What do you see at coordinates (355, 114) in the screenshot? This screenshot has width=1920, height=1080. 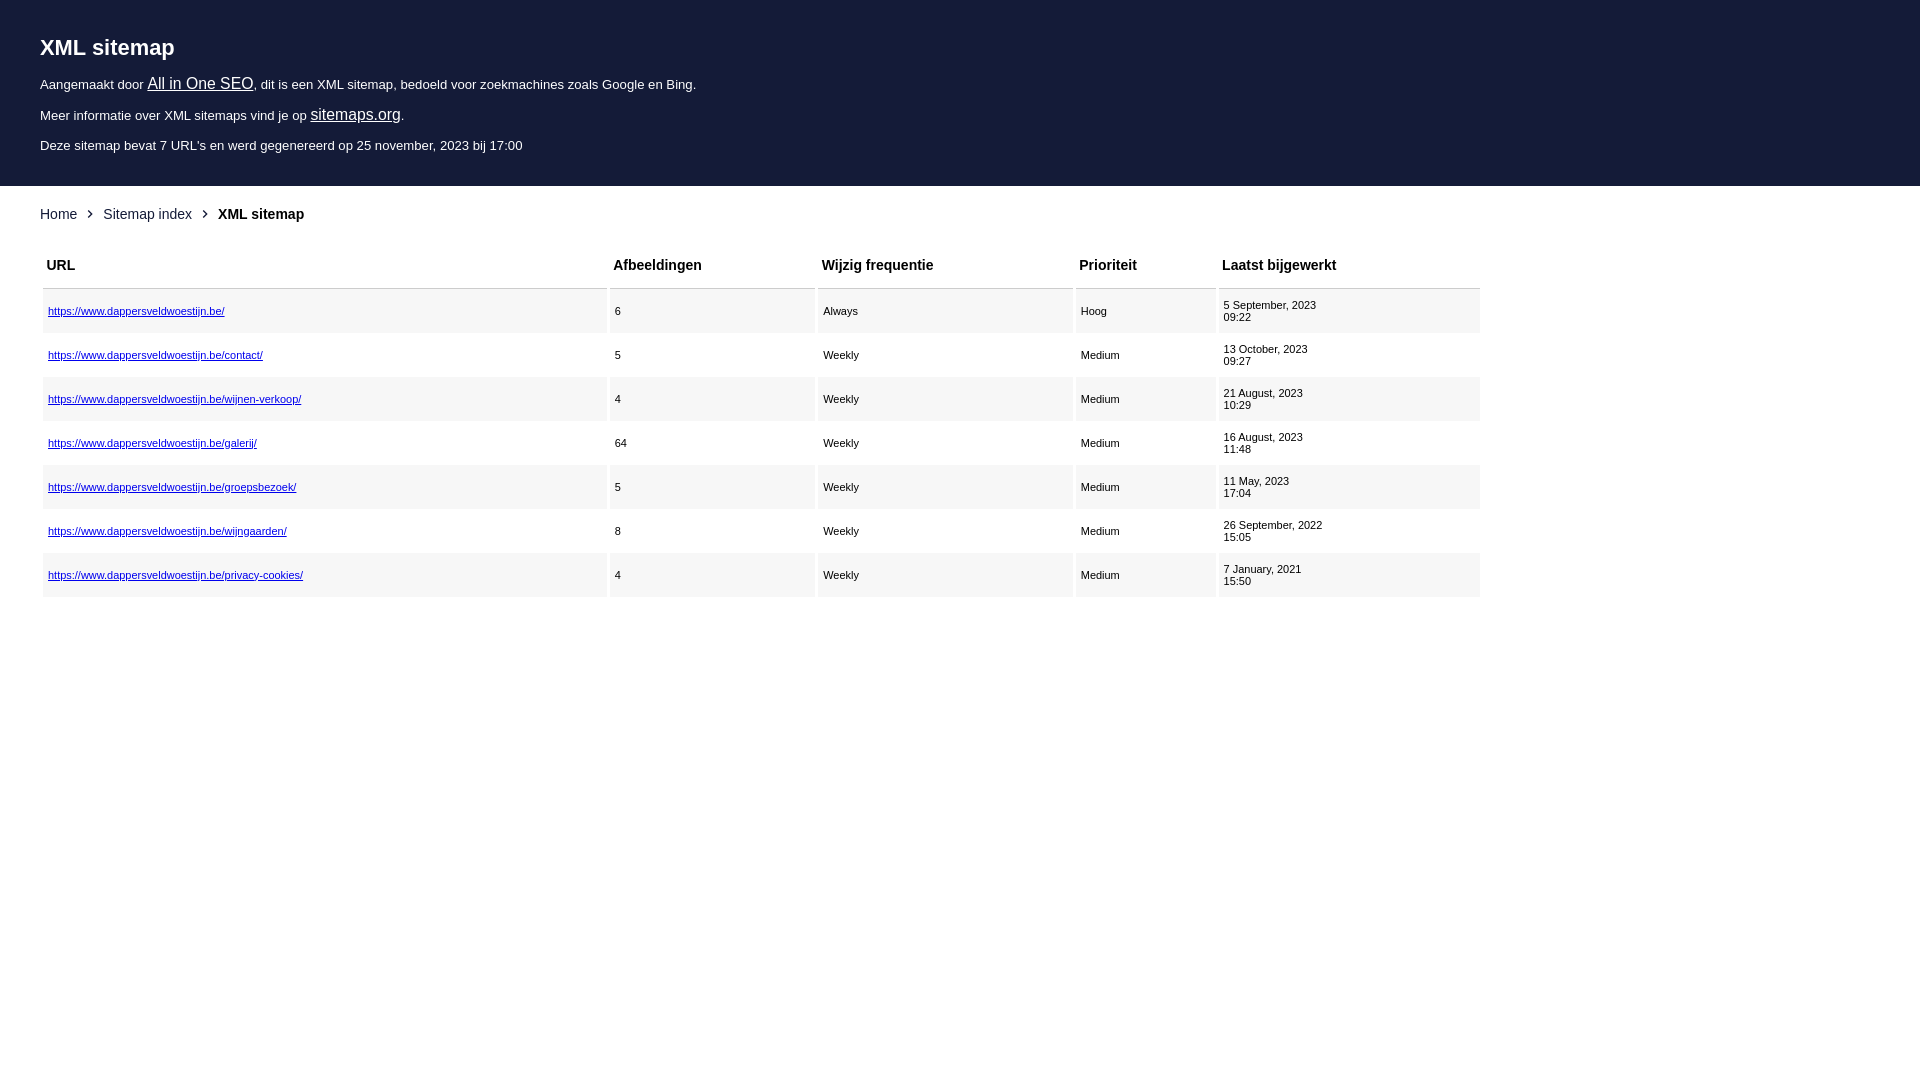 I see `'sitemaps.org'` at bounding box center [355, 114].